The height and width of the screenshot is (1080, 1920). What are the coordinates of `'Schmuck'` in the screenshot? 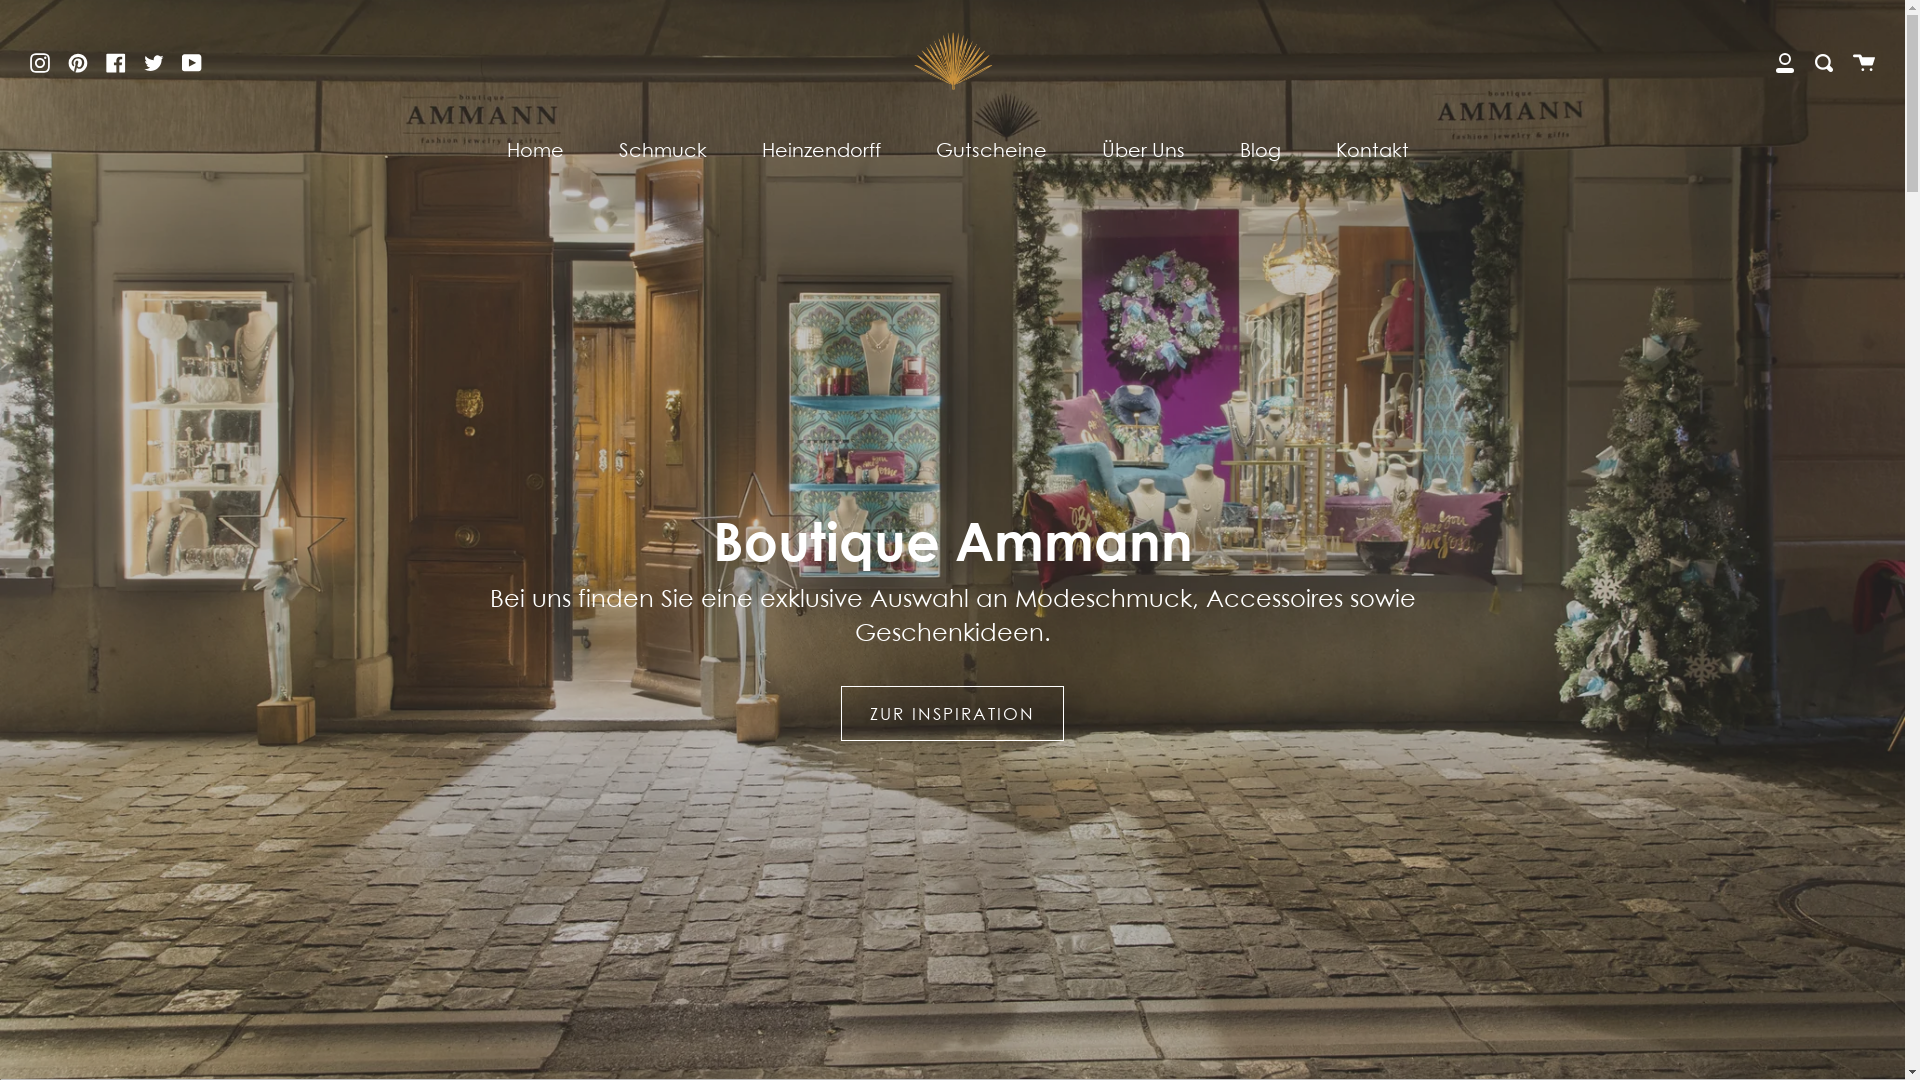 It's located at (662, 149).